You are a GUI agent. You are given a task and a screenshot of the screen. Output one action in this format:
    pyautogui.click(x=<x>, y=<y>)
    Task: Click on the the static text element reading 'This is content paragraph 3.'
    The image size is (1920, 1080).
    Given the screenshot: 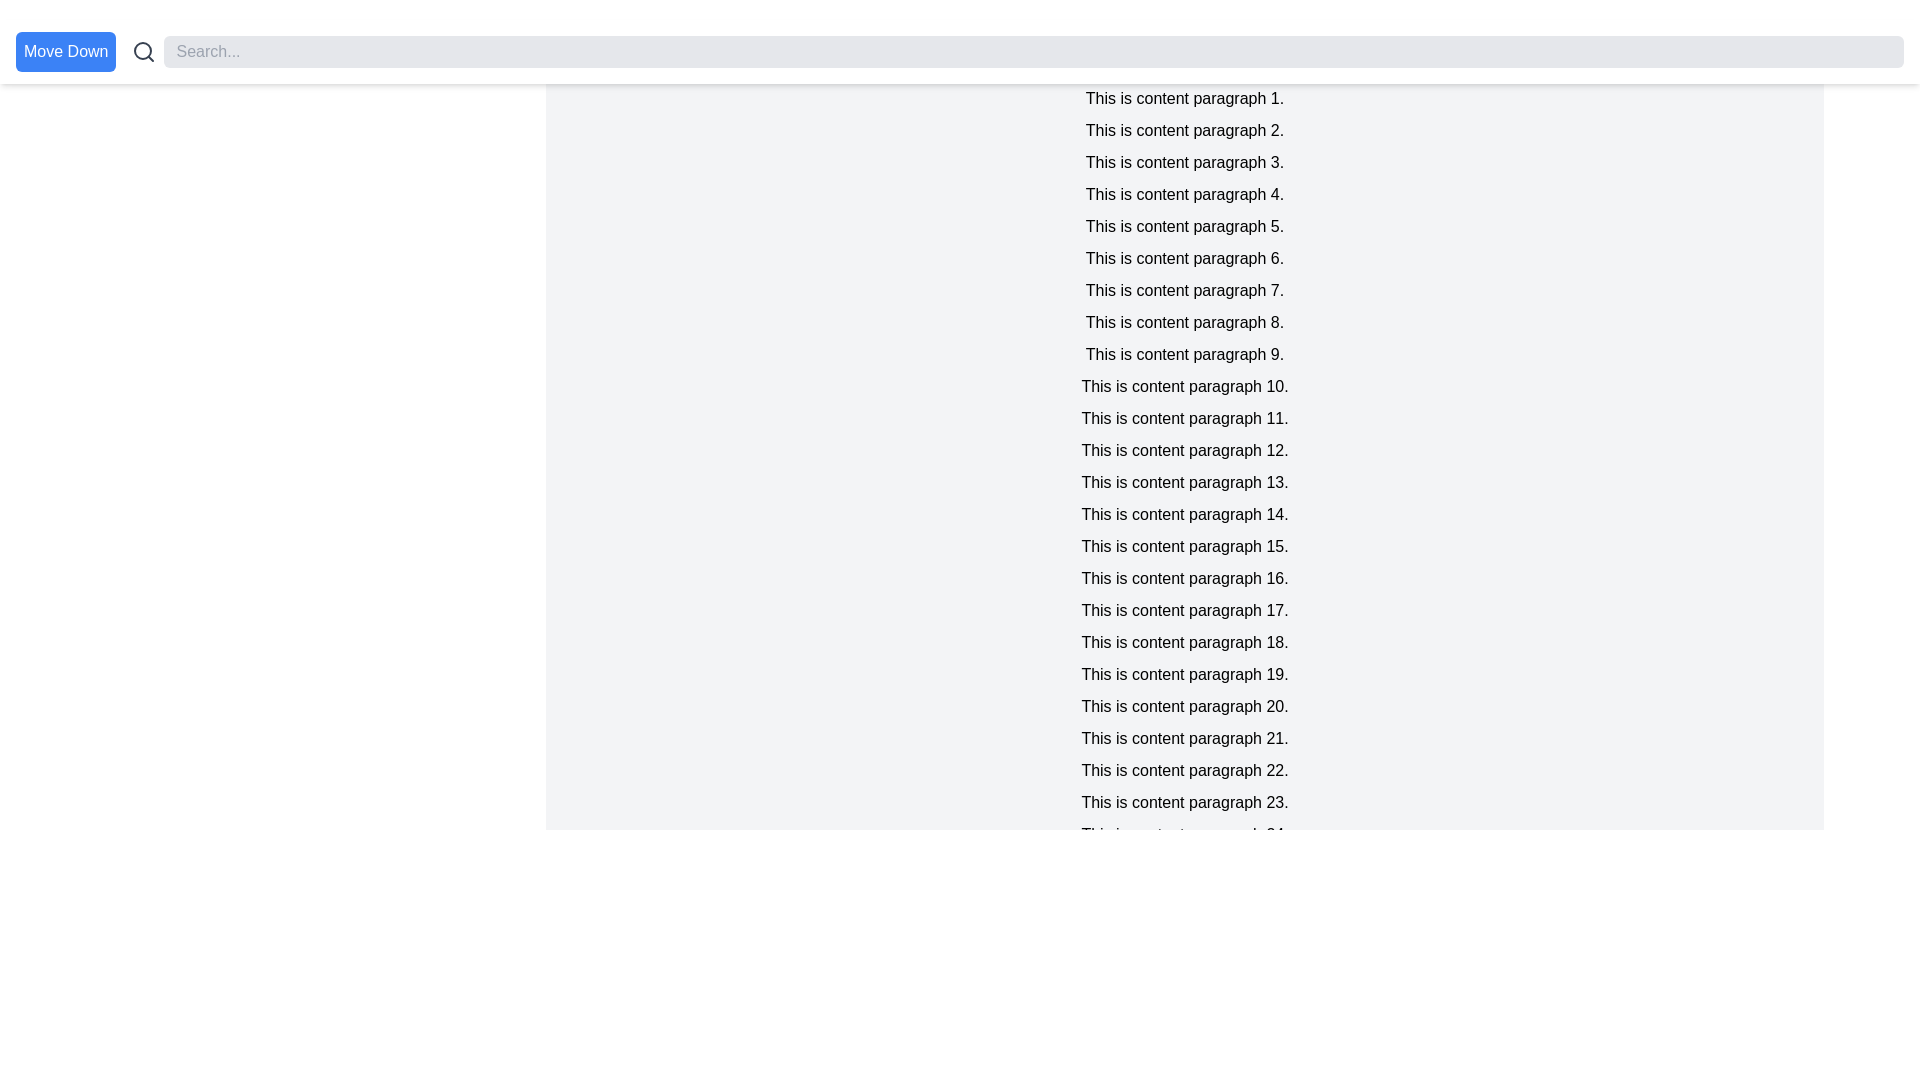 What is the action you would take?
    pyautogui.click(x=1185, y=161)
    